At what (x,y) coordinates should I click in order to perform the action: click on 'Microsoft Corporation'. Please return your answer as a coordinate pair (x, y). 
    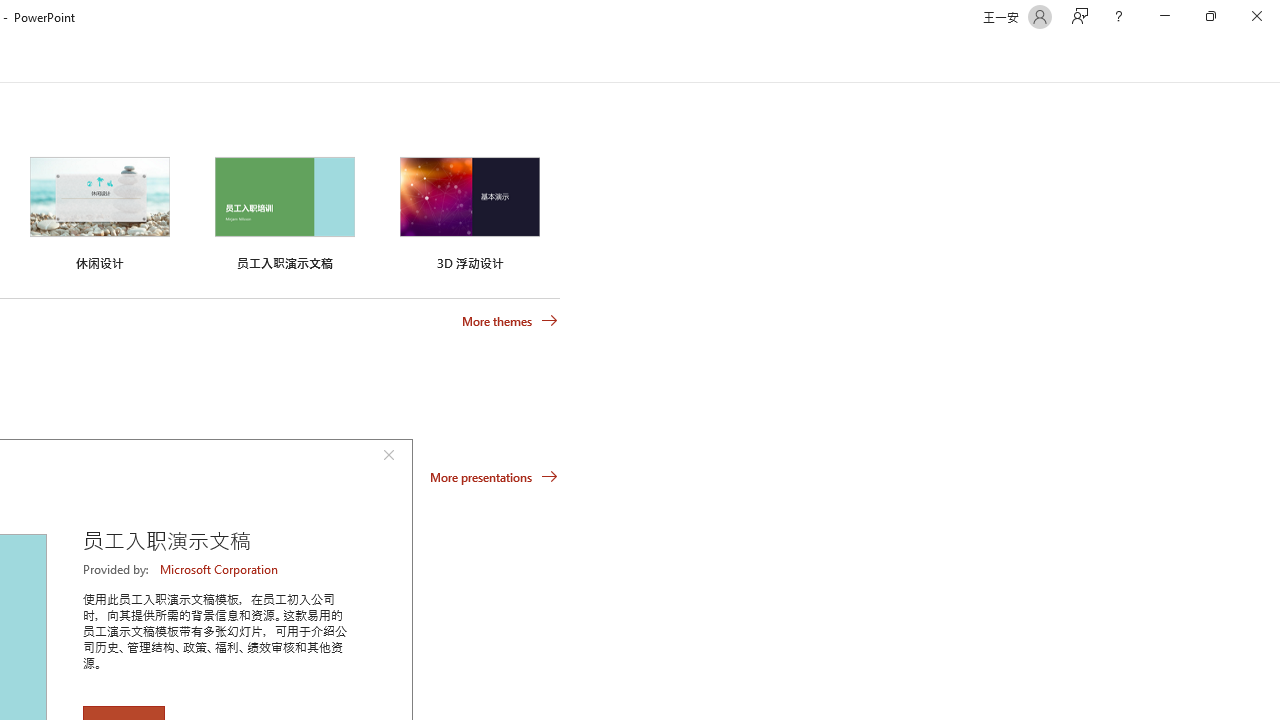
    Looking at the image, I should click on (220, 569).